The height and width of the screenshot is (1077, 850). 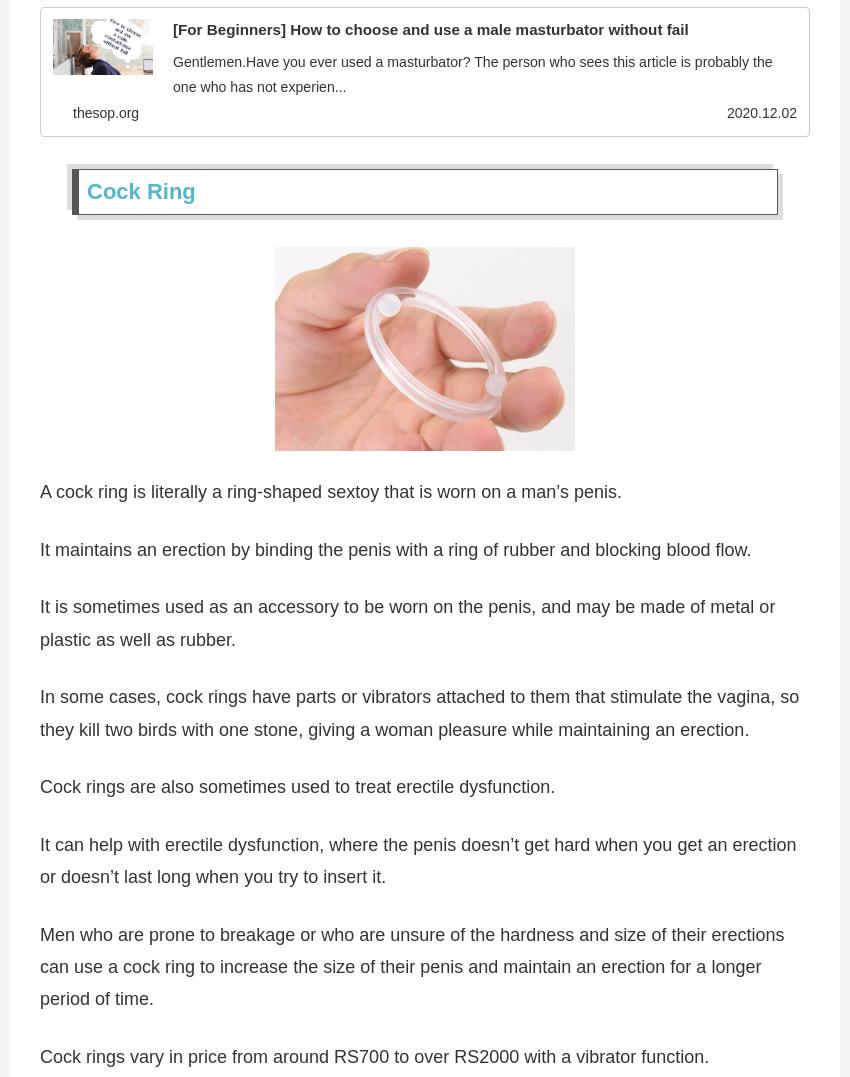 What do you see at coordinates (39, 862) in the screenshot?
I see `'It can help with erectile dysfunction, where the penis doesn’t get hard when you get an erection or doesn’t last long when you try to insert it.'` at bounding box center [39, 862].